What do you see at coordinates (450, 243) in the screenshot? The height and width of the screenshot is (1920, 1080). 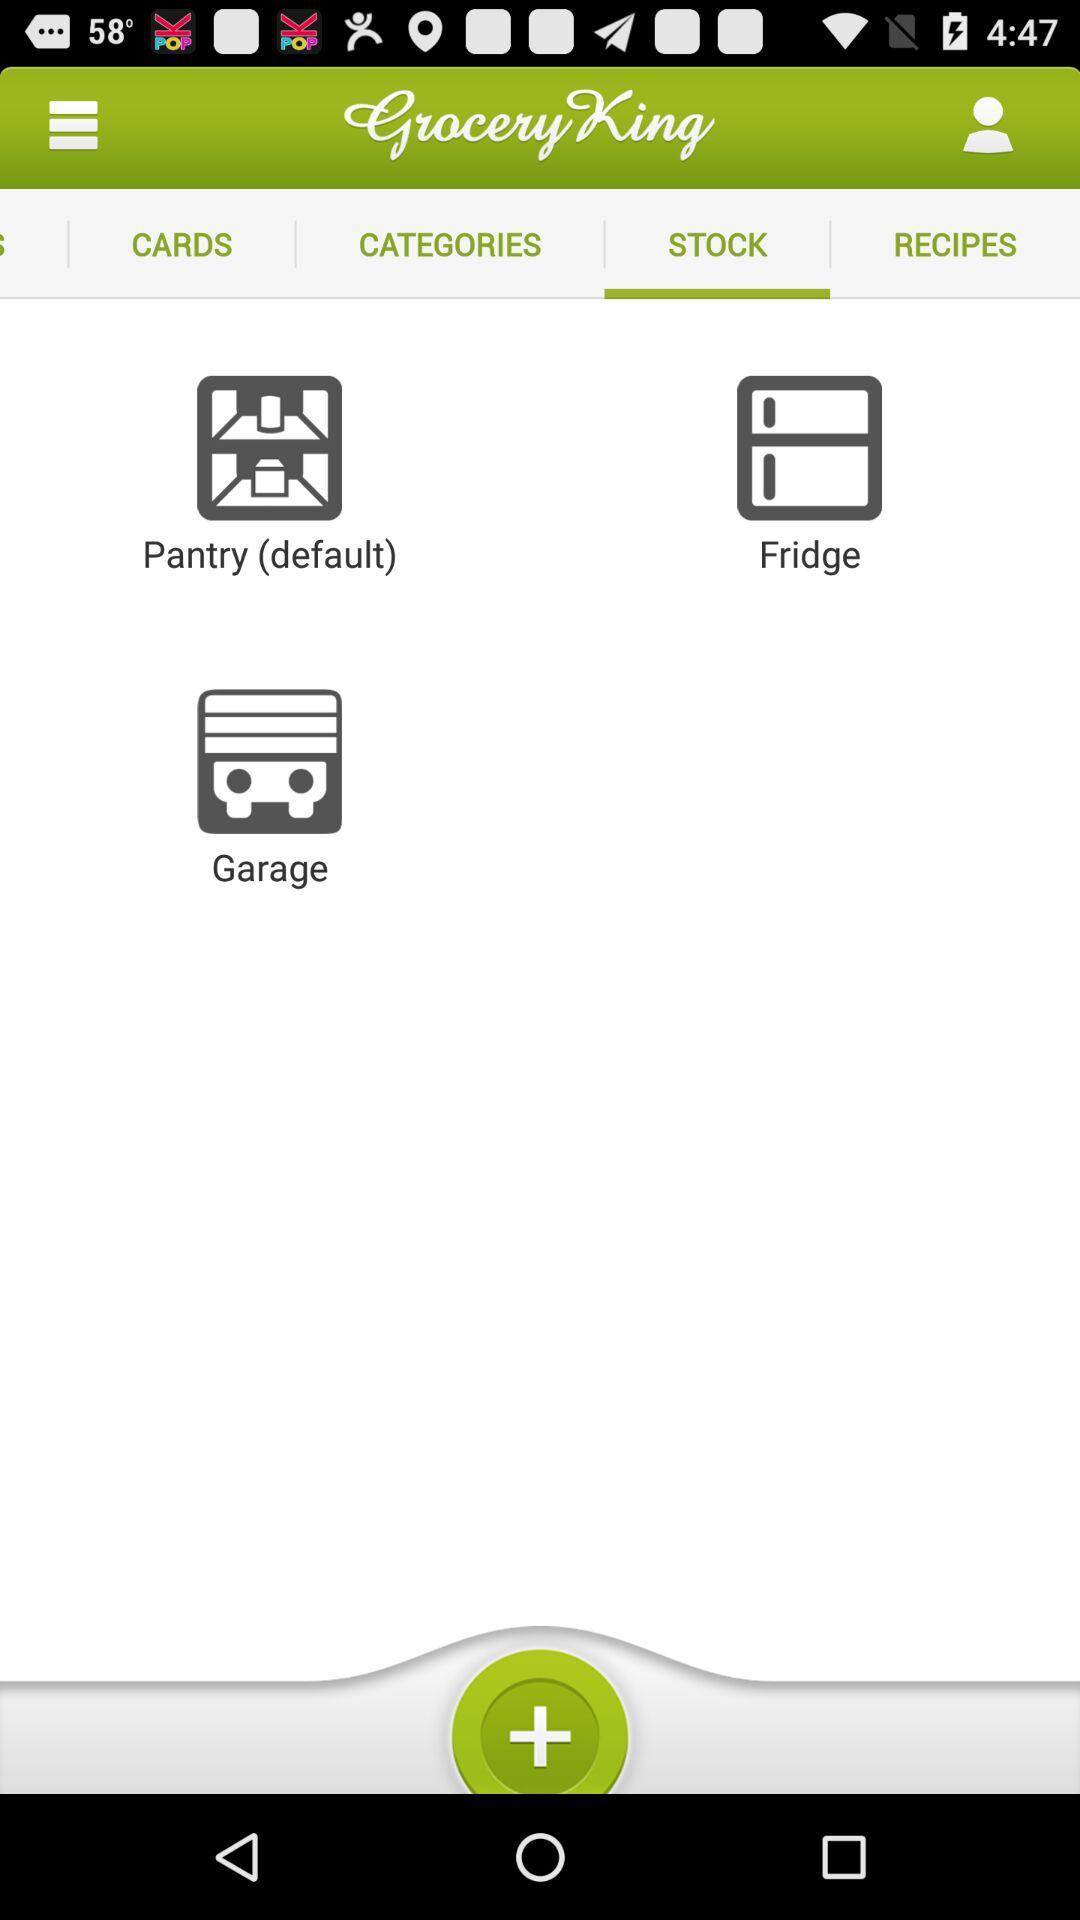 I see `categories app` at bounding box center [450, 243].